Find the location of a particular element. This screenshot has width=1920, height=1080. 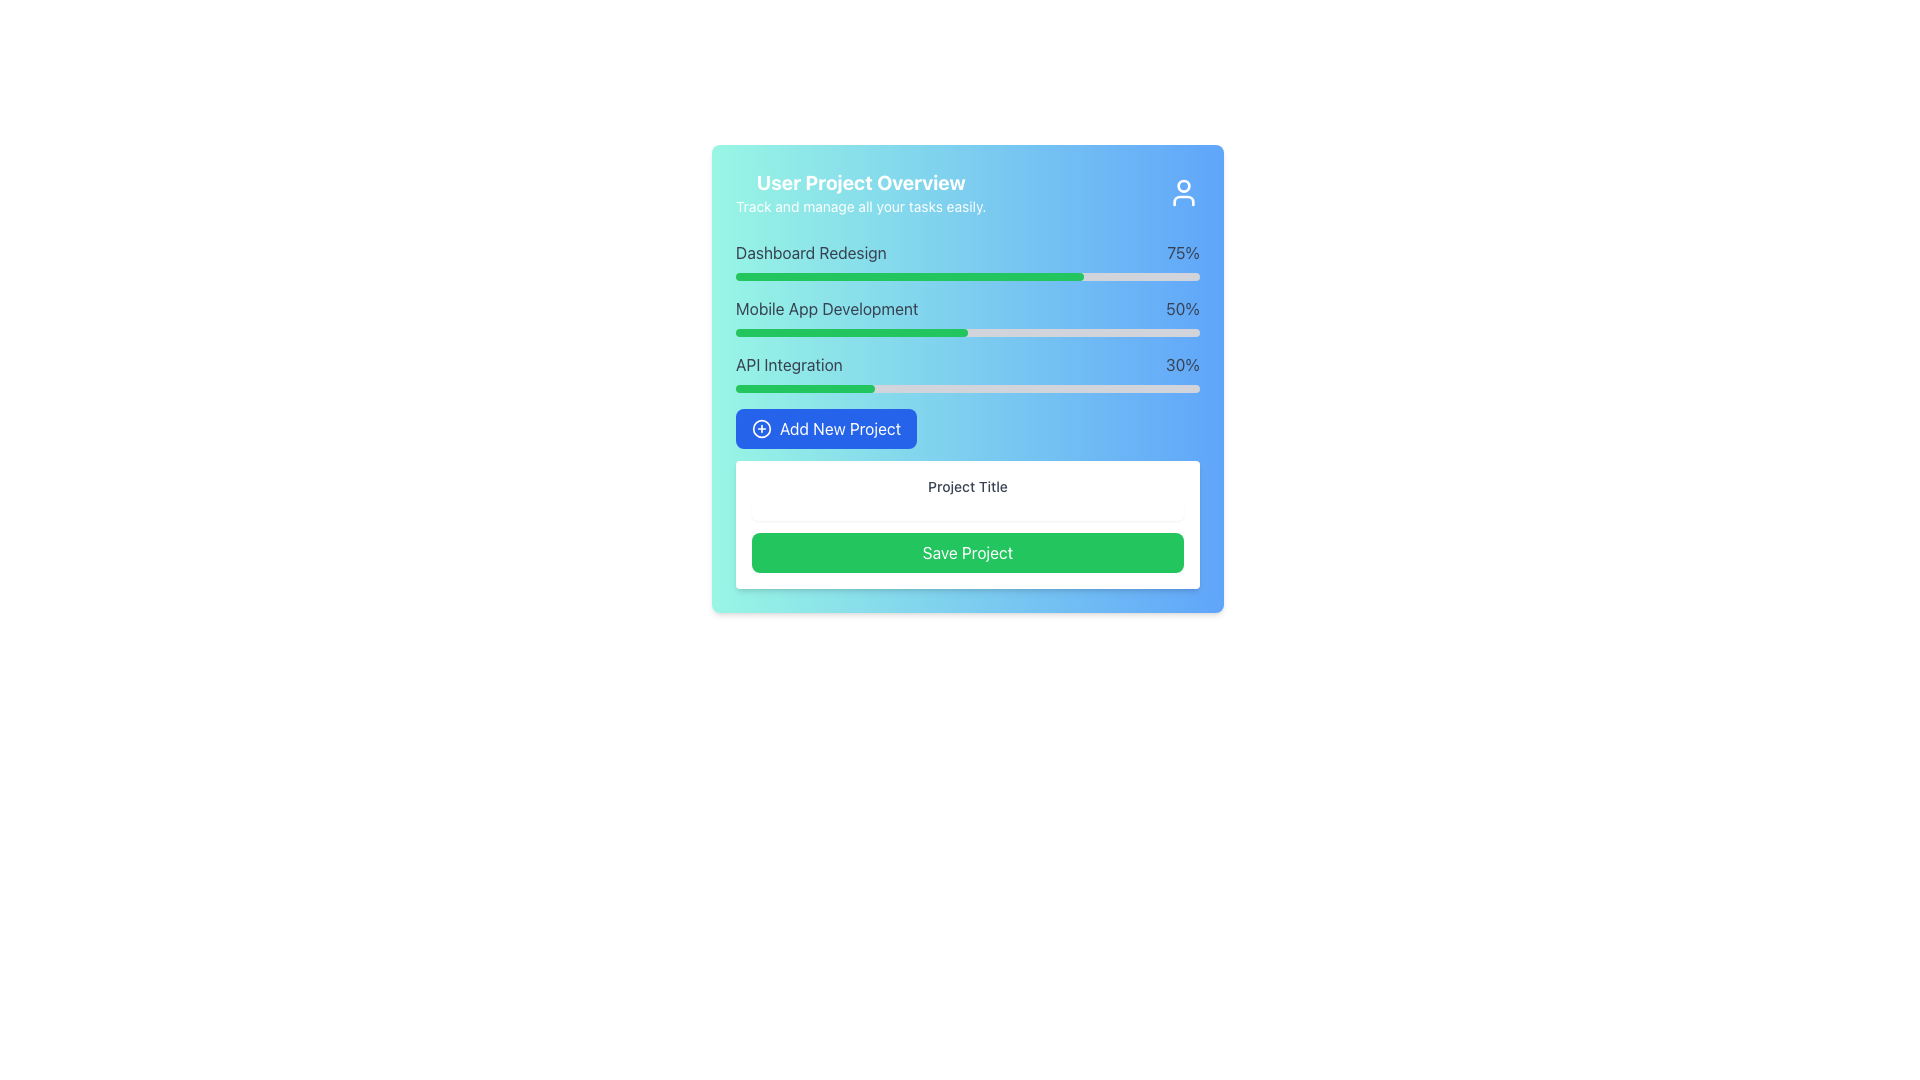

the Text Label displaying the percentage completion of the 'API Integration' task, located in the bottom-right corner of the API Integration section is located at coordinates (1183, 365).